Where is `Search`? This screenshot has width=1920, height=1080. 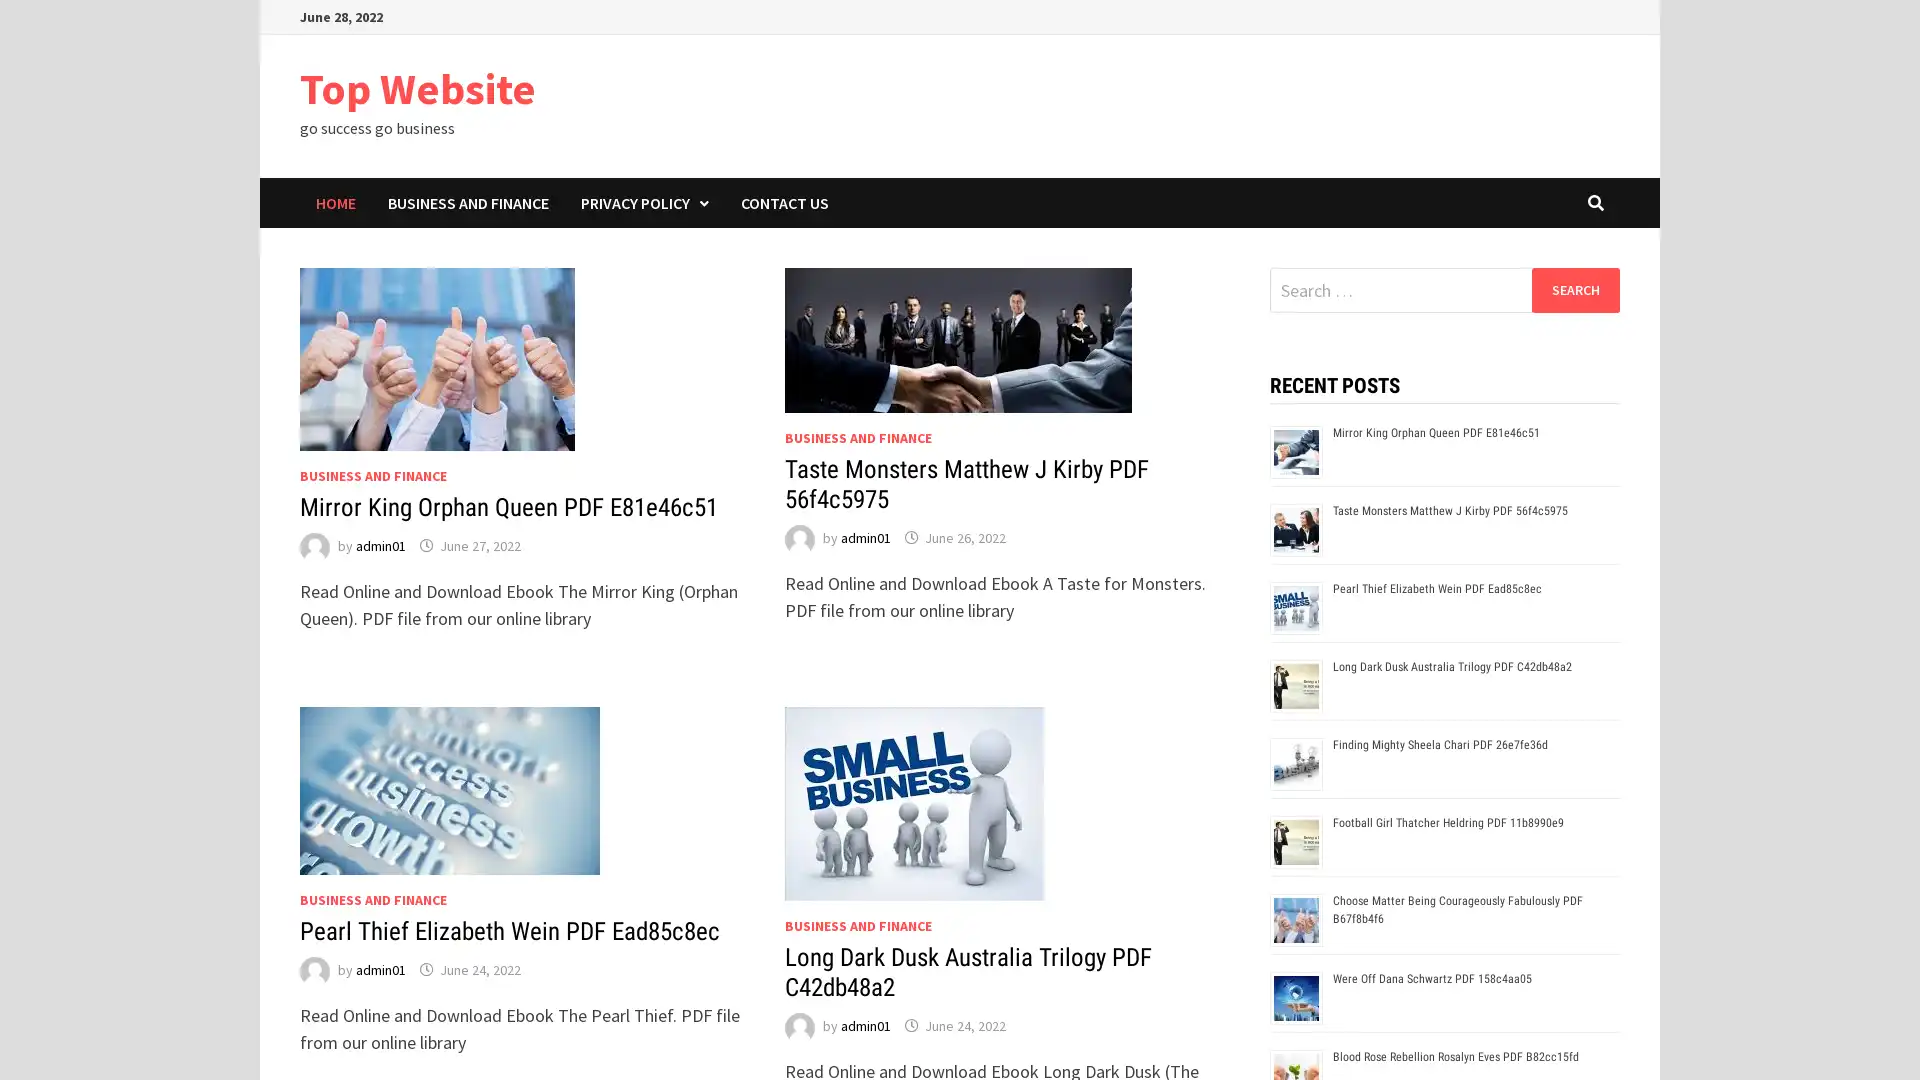 Search is located at coordinates (1574, 289).